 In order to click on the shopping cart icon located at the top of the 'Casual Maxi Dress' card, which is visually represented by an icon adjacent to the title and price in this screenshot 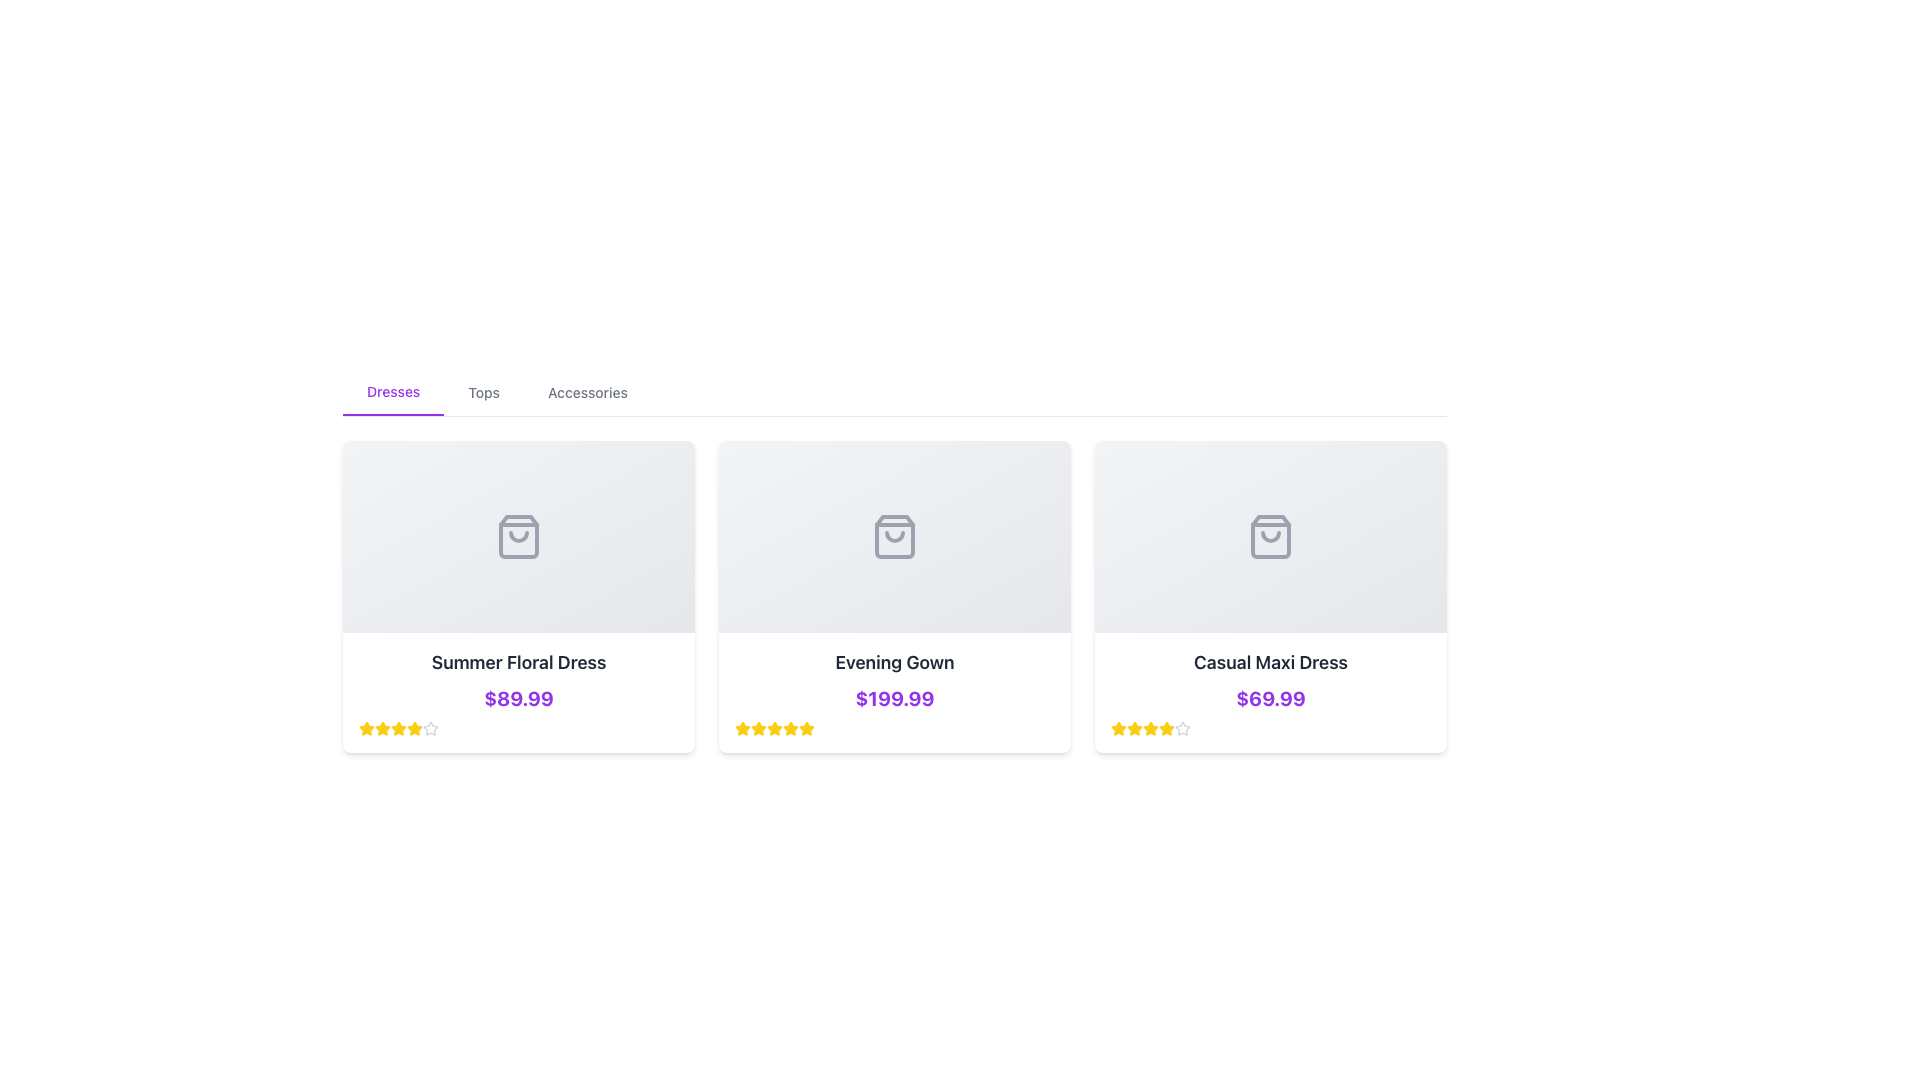, I will do `click(1270, 535)`.